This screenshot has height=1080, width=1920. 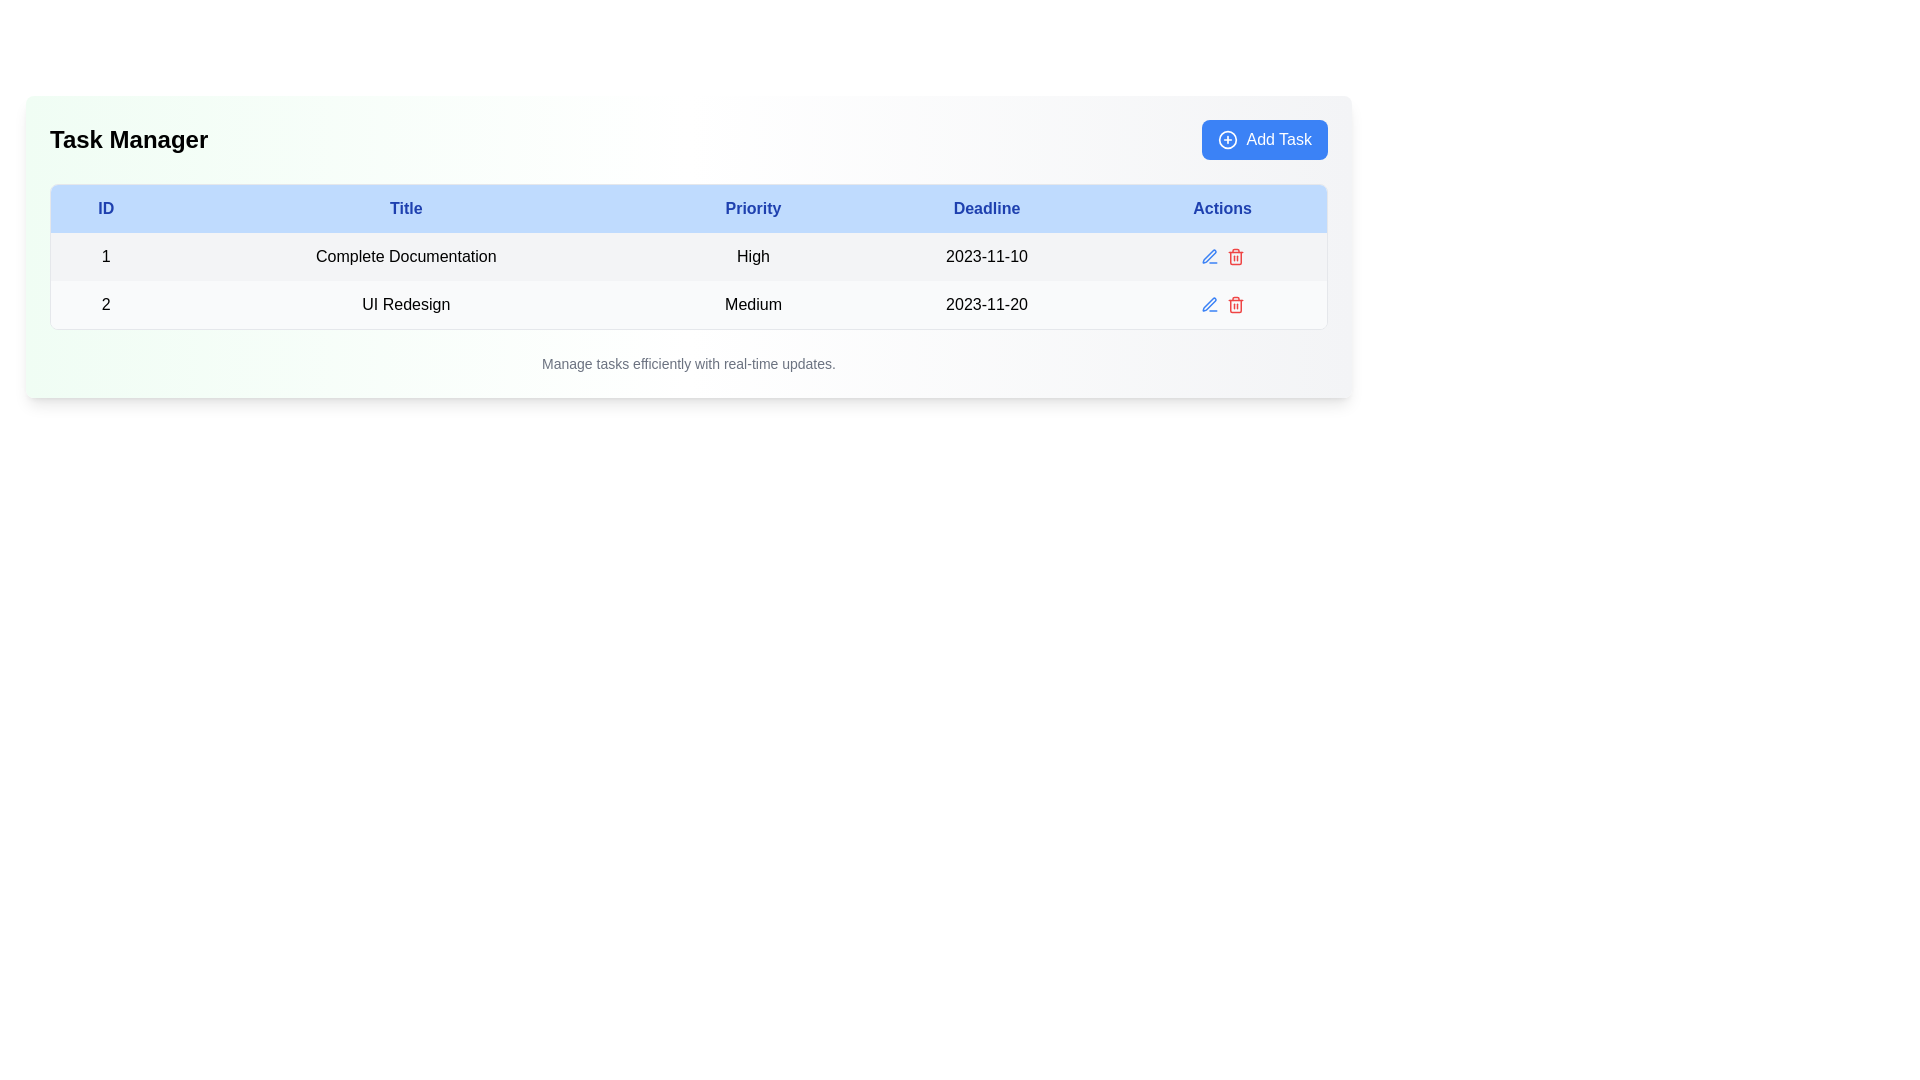 I want to click on the non-interactive text label indicating the priority level in the first row of the table under the 'Priority' column, located between the 'Title' and 'Deadline' columns, so click(x=752, y=256).